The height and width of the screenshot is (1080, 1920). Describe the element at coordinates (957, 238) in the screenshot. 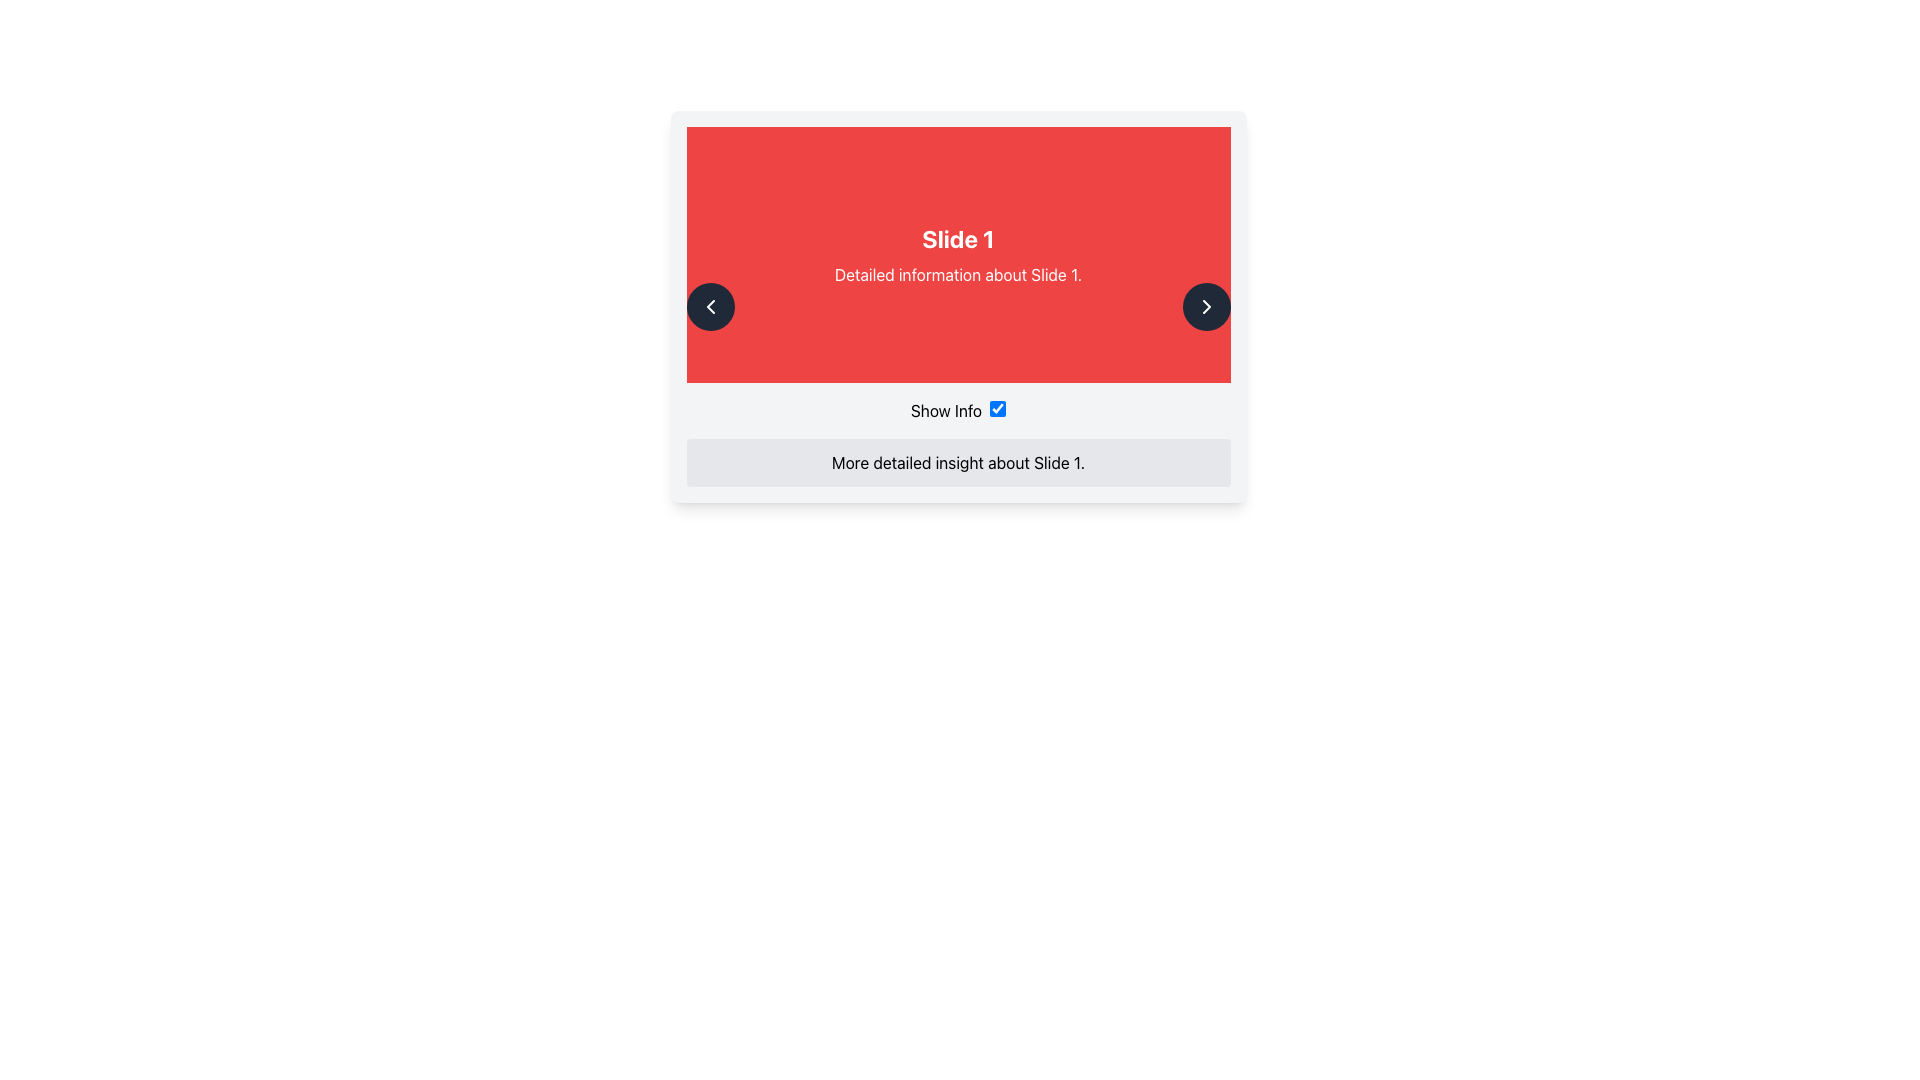

I see `the bold text label saying 'Slide 1', which is styled as a heading on a red background` at that location.